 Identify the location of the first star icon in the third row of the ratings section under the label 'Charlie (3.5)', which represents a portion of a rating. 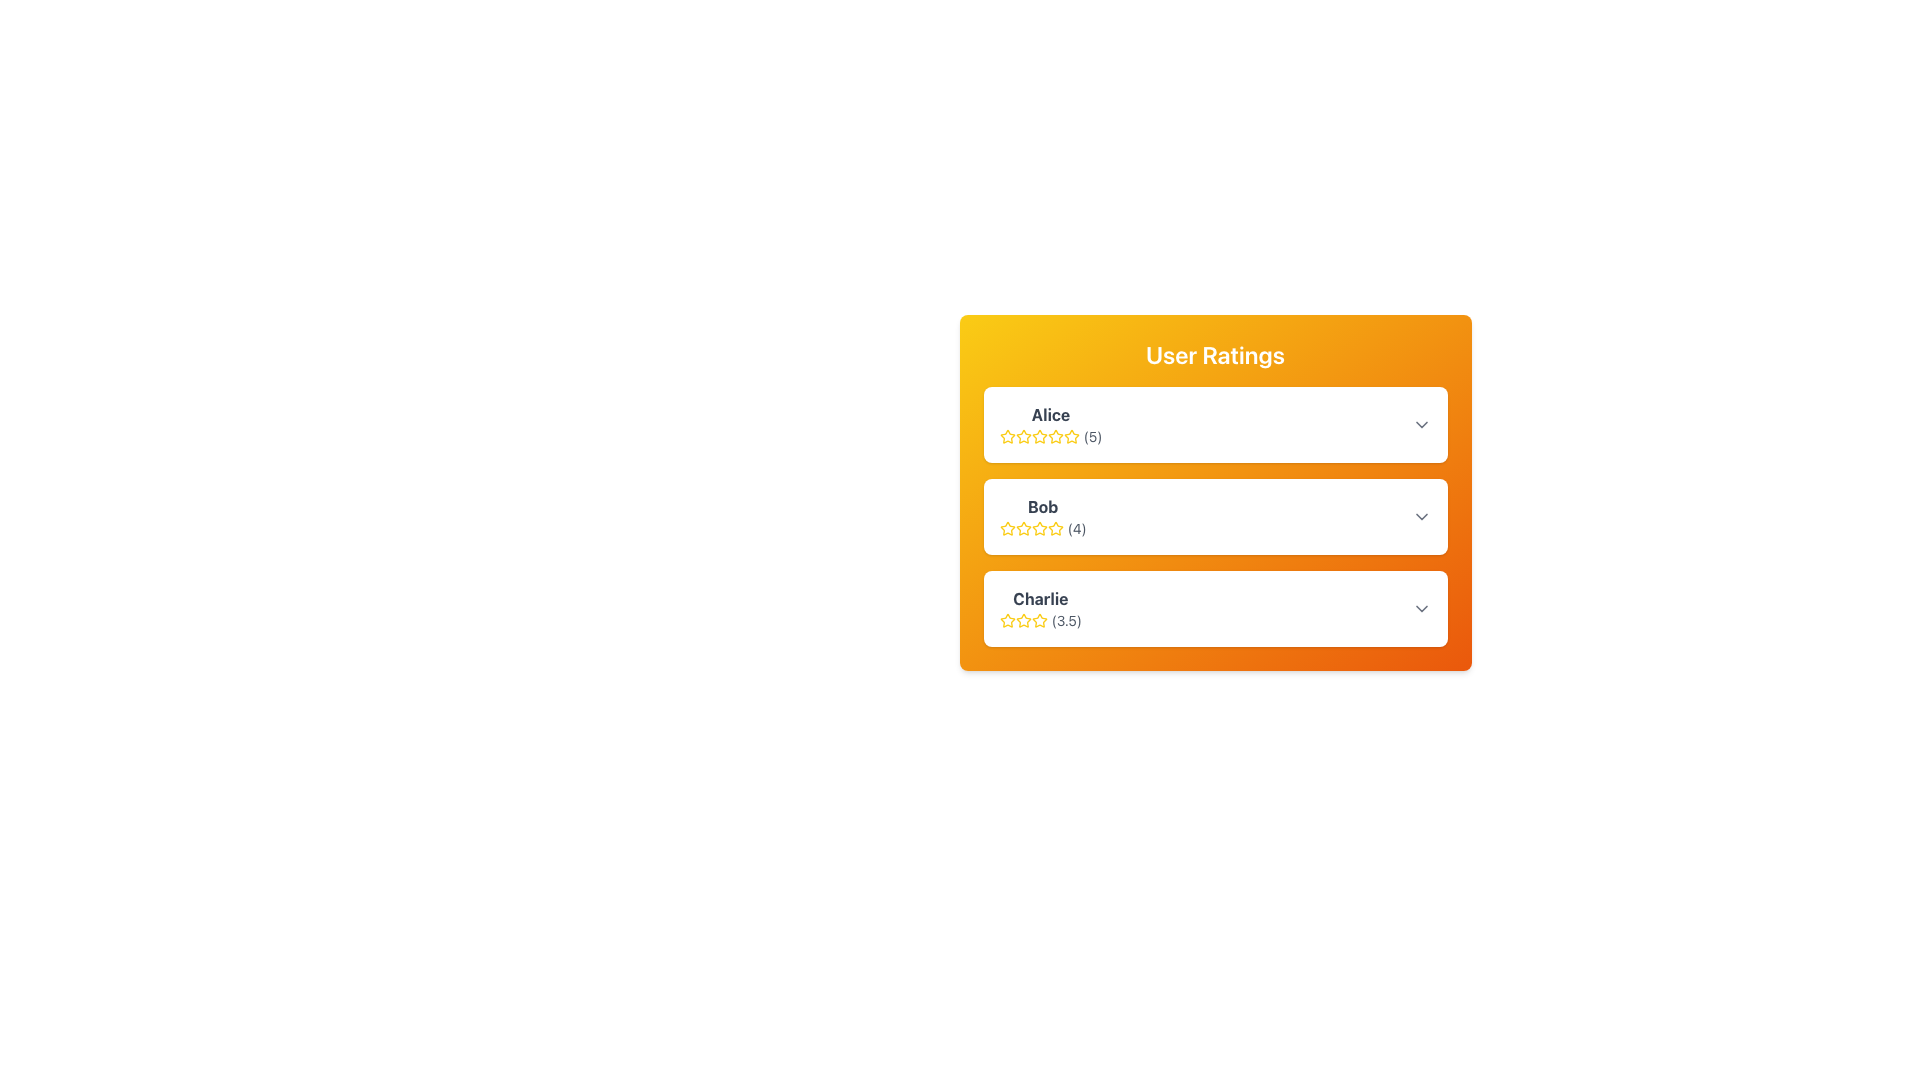
(1039, 619).